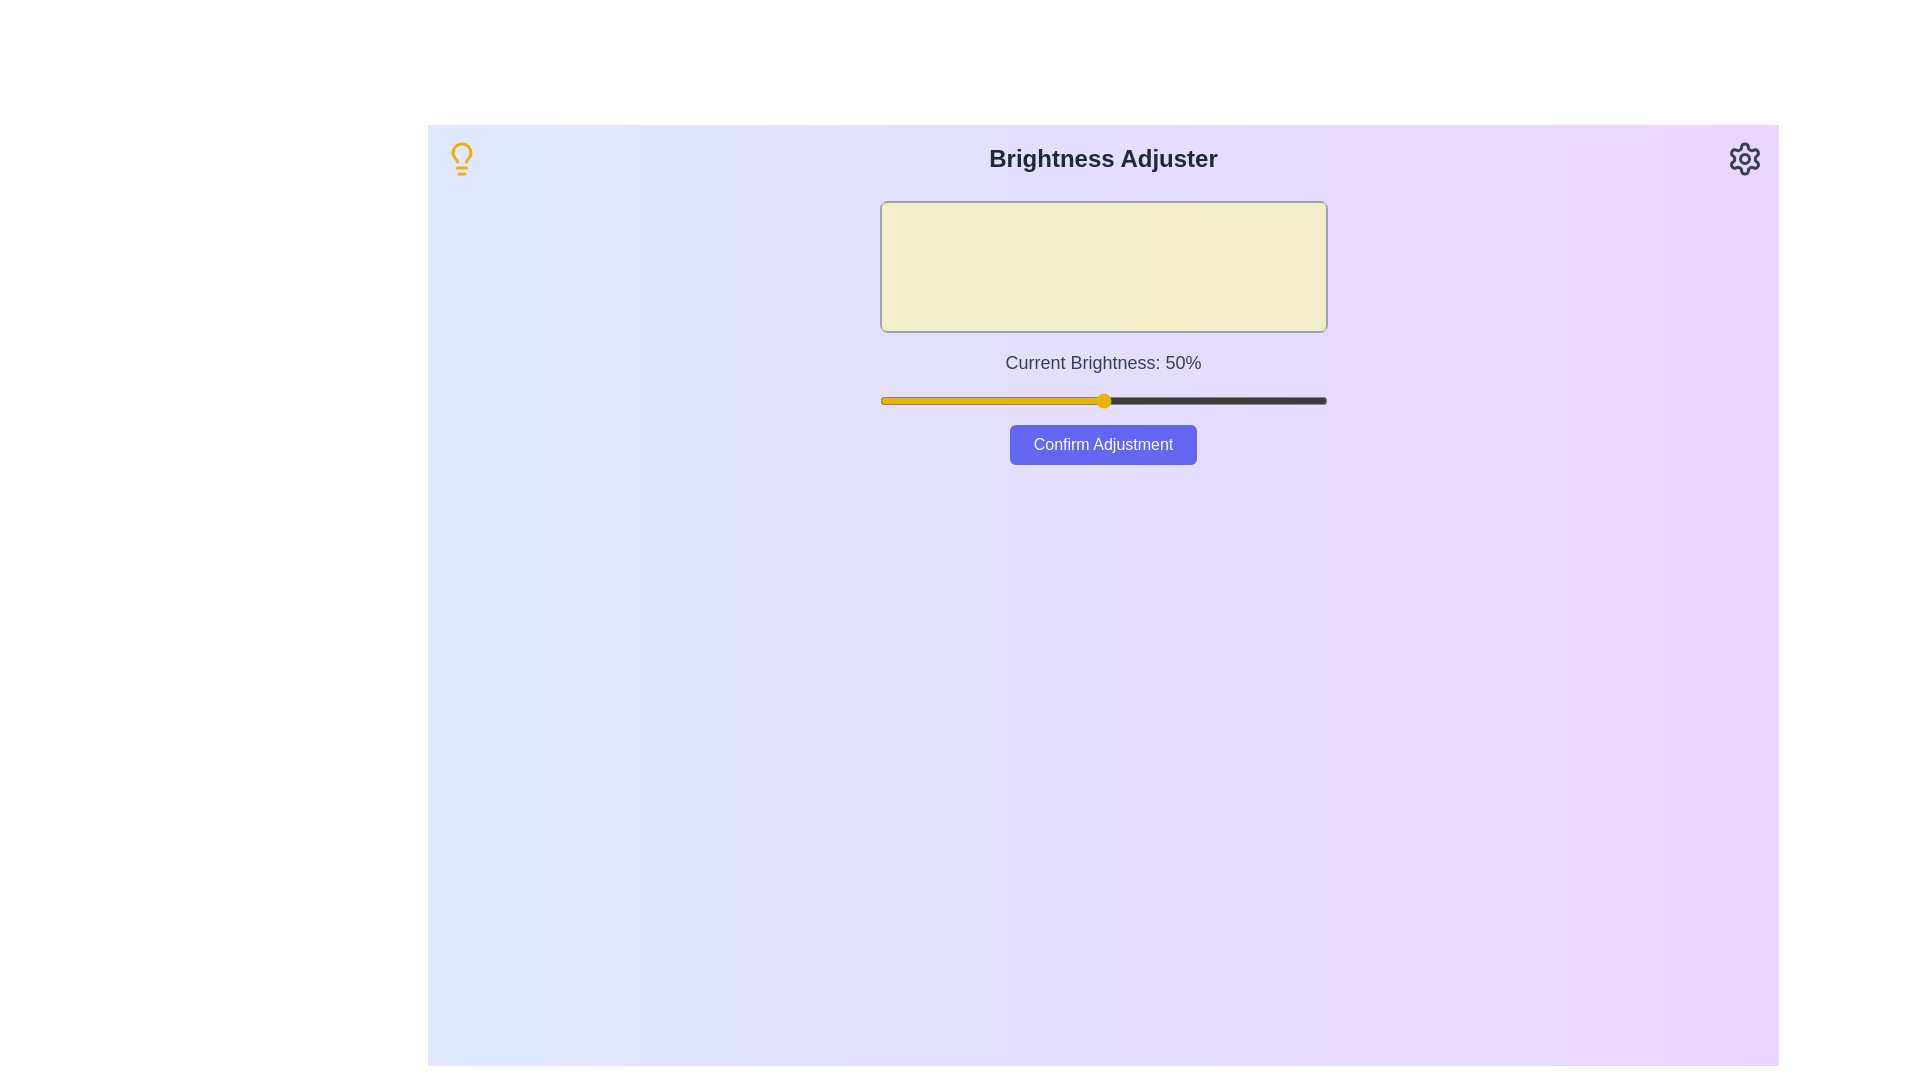  What do you see at coordinates (1305, 401) in the screenshot?
I see `the brightness slider to 95%` at bounding box center [1305, 401].